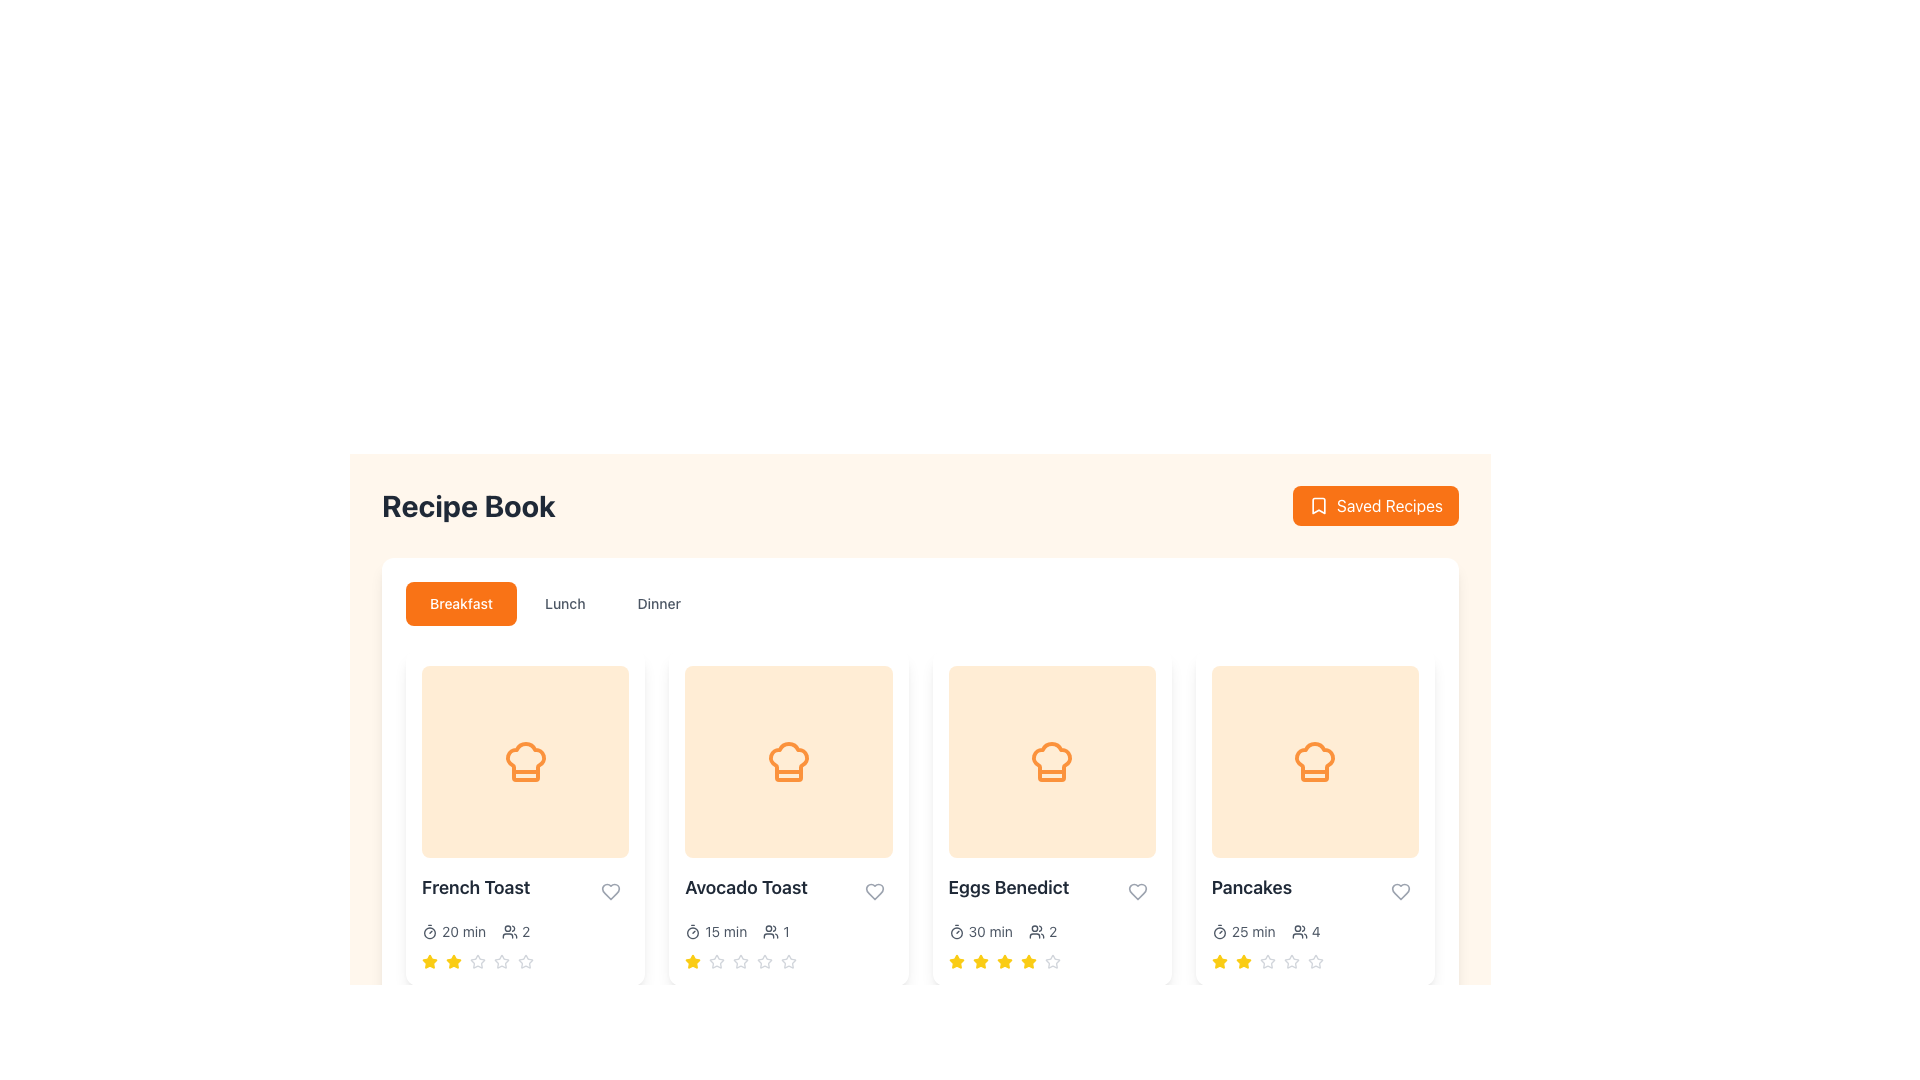  Describe the element at coordinates (980, 960) in the screenshot. I see `the third yellow star icon in the rating section of the 'Eggs Benedict' item card, which indicates an active rating state` at that location.